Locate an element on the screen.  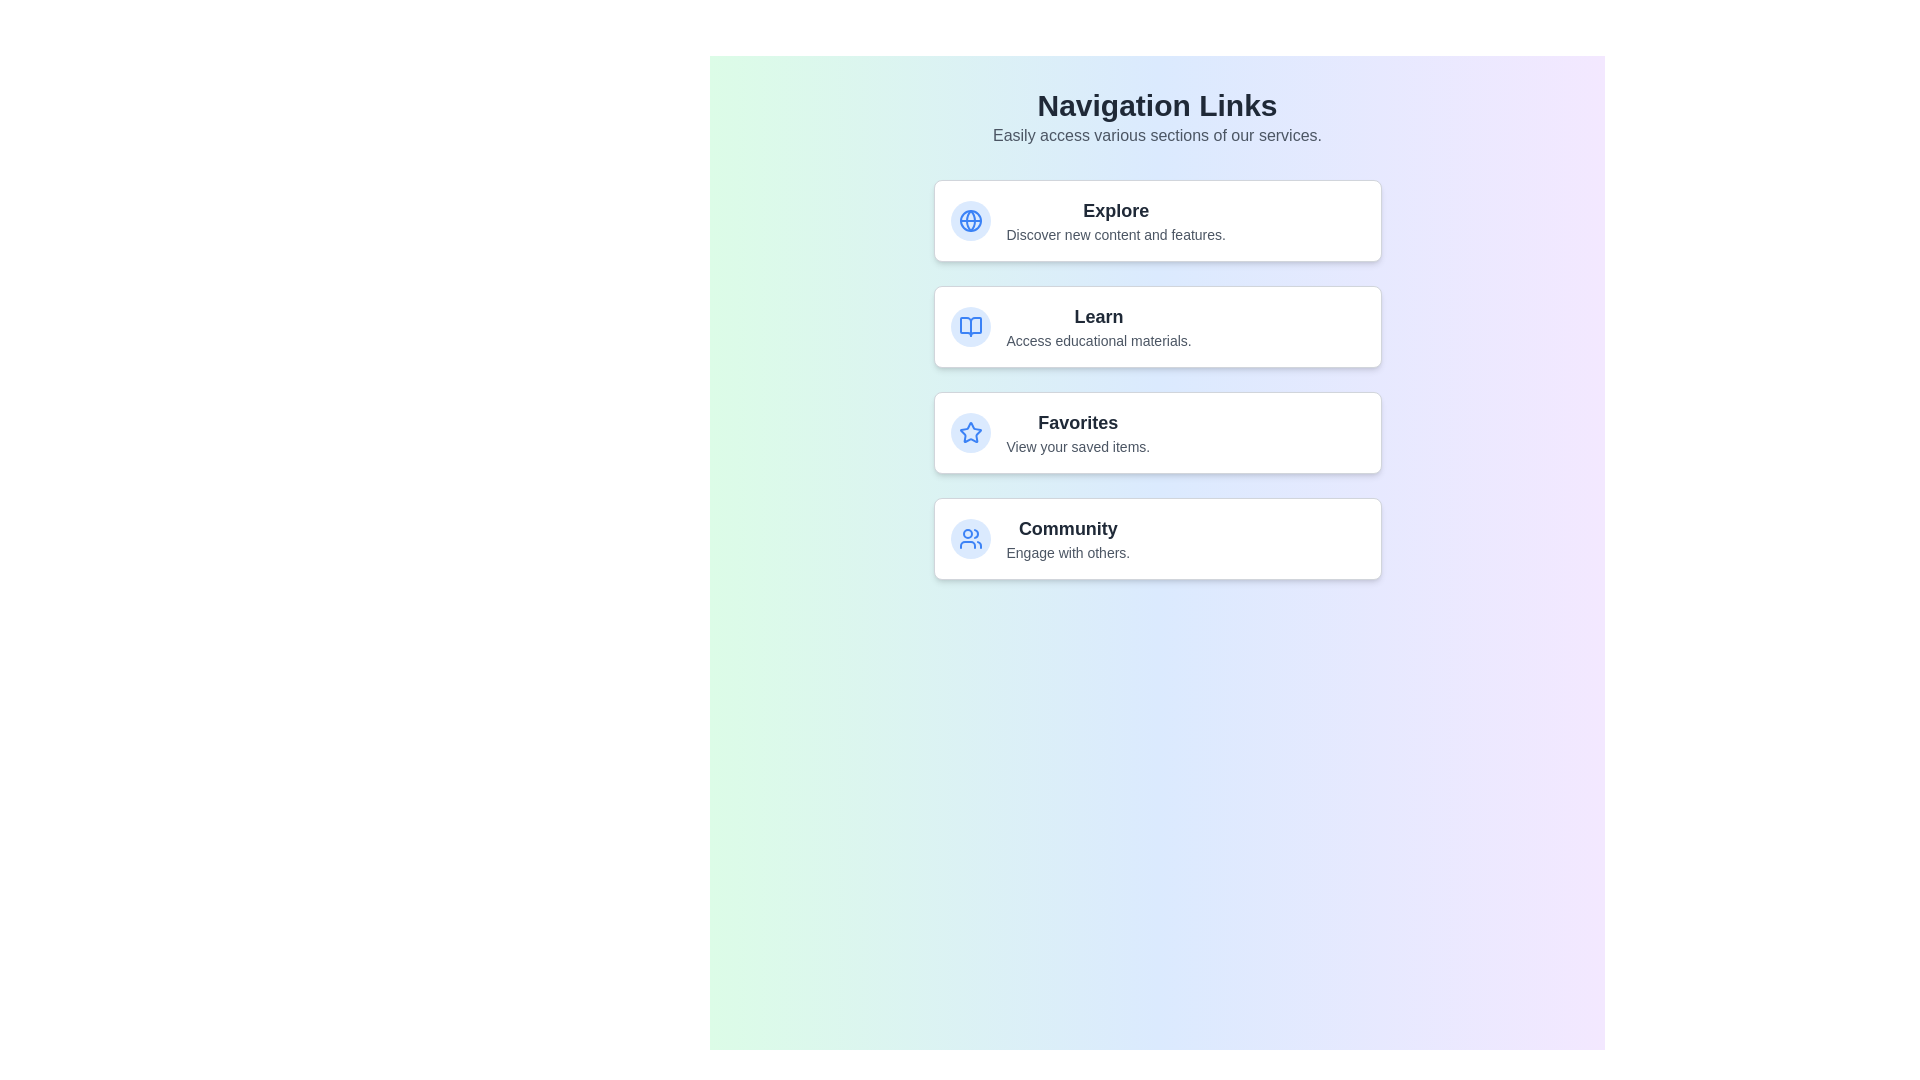
the second interactive navigation link button, positioned below 'Explore' and above 'Favorites' is located at coordinates (1157, 333).